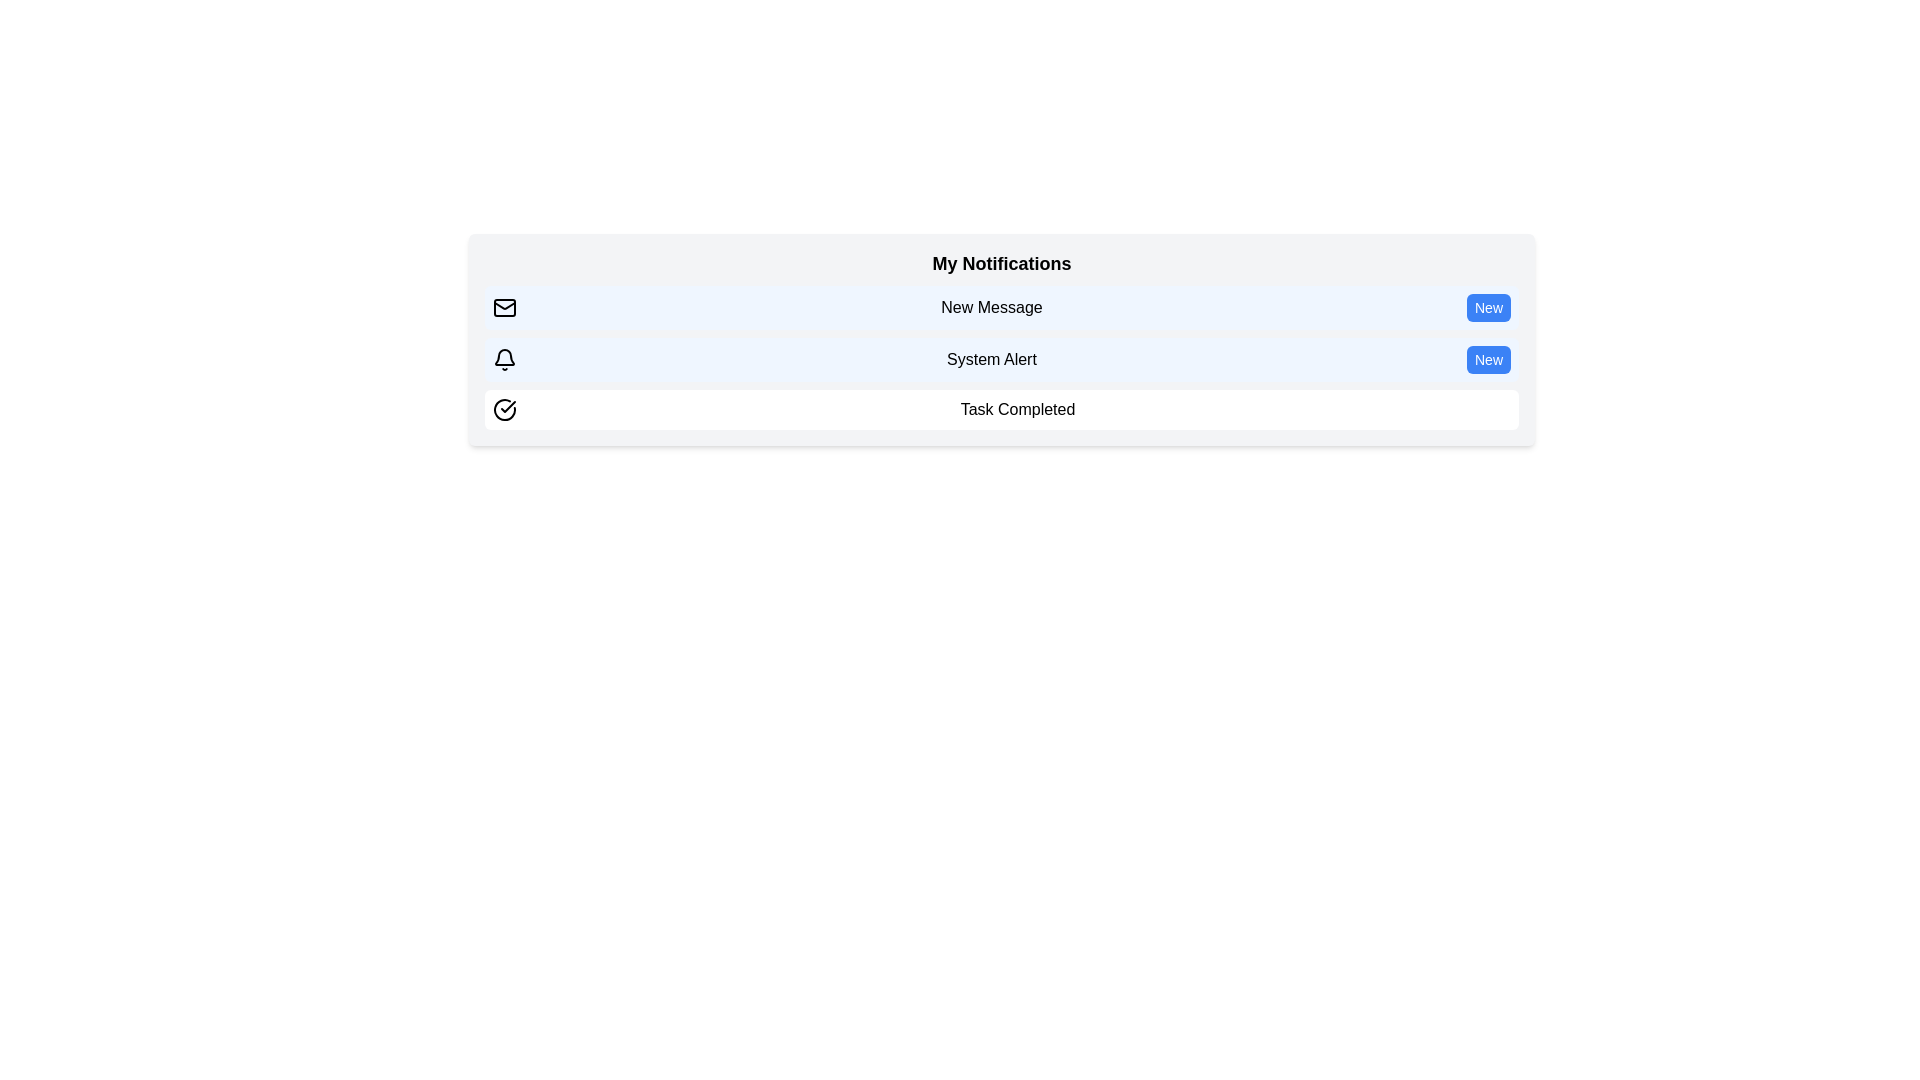 This screenshot has height=1080, width=1920. I want to click on the label indicating a new or unread notification located on the right side of the notification entry, so click(1488, 308).